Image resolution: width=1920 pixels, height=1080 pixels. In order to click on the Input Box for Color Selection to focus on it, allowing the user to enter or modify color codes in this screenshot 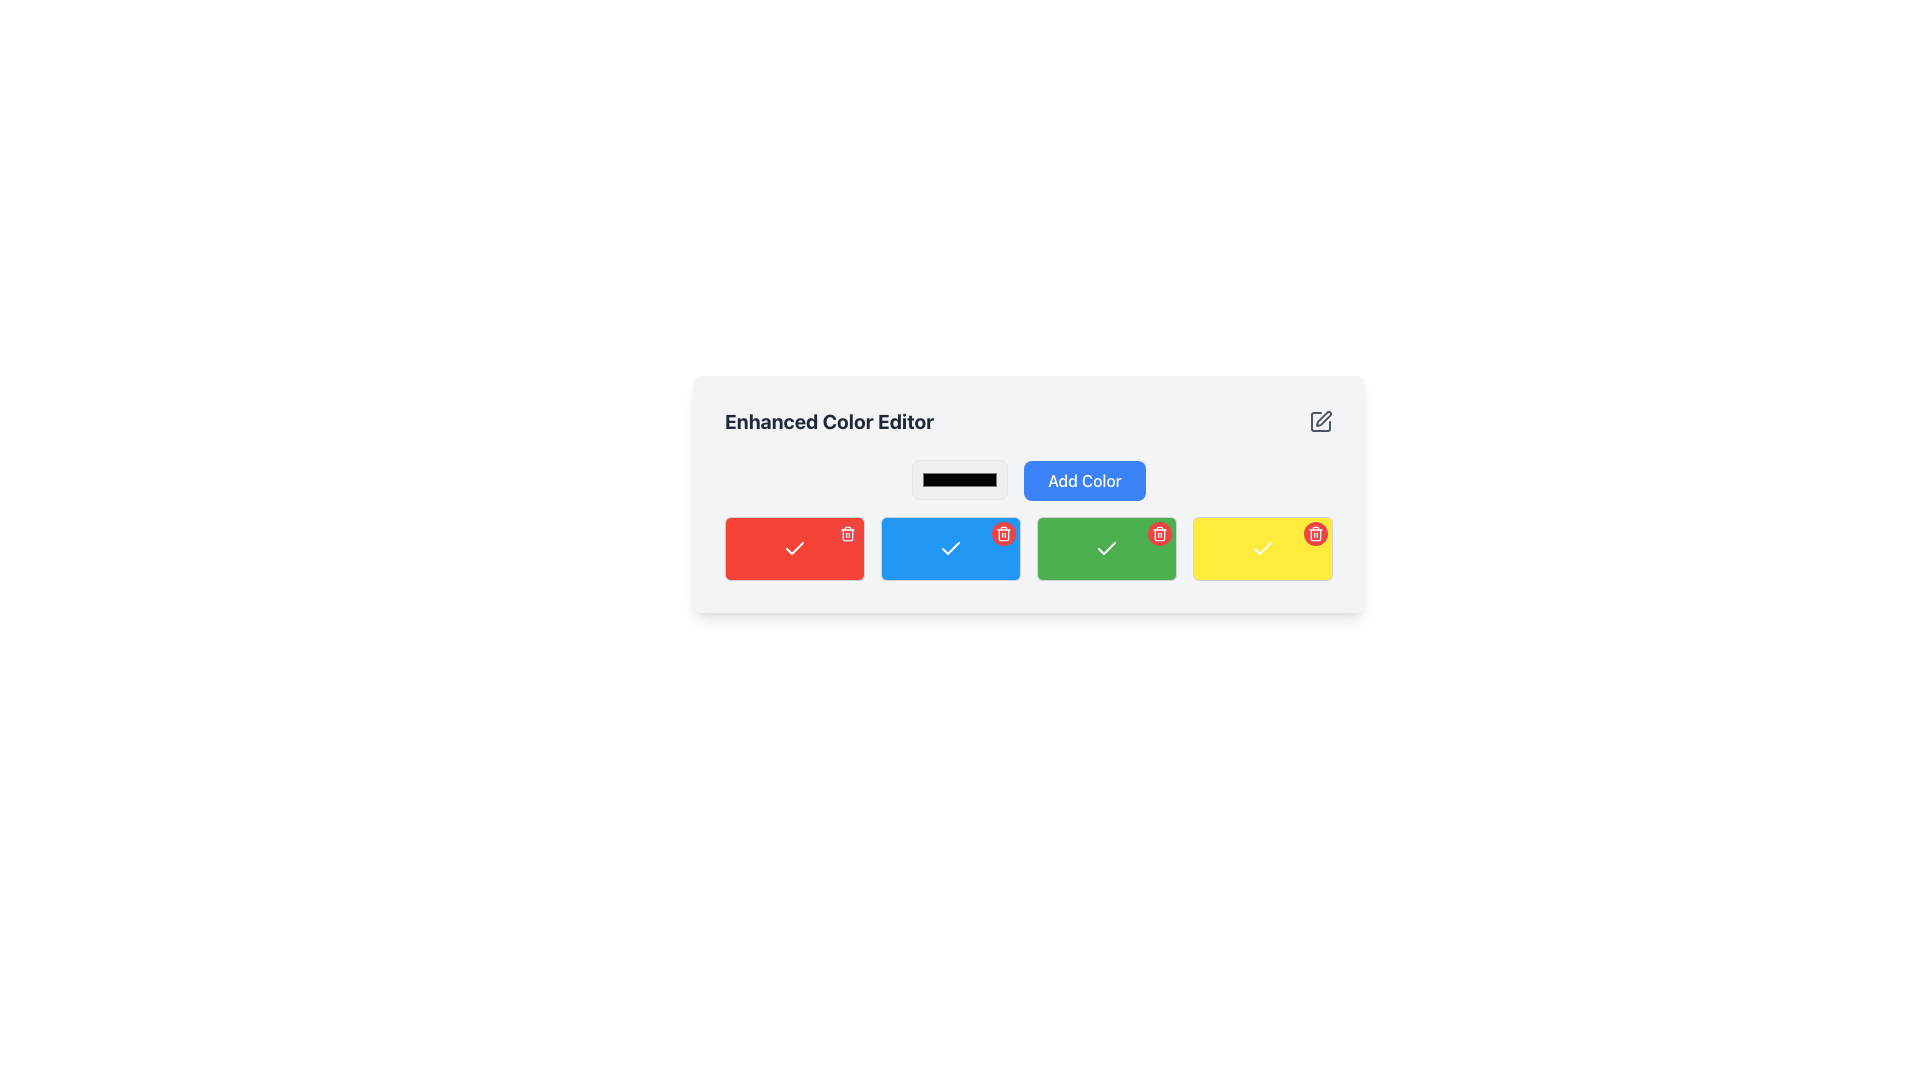, I will do `click(960, 479)`.